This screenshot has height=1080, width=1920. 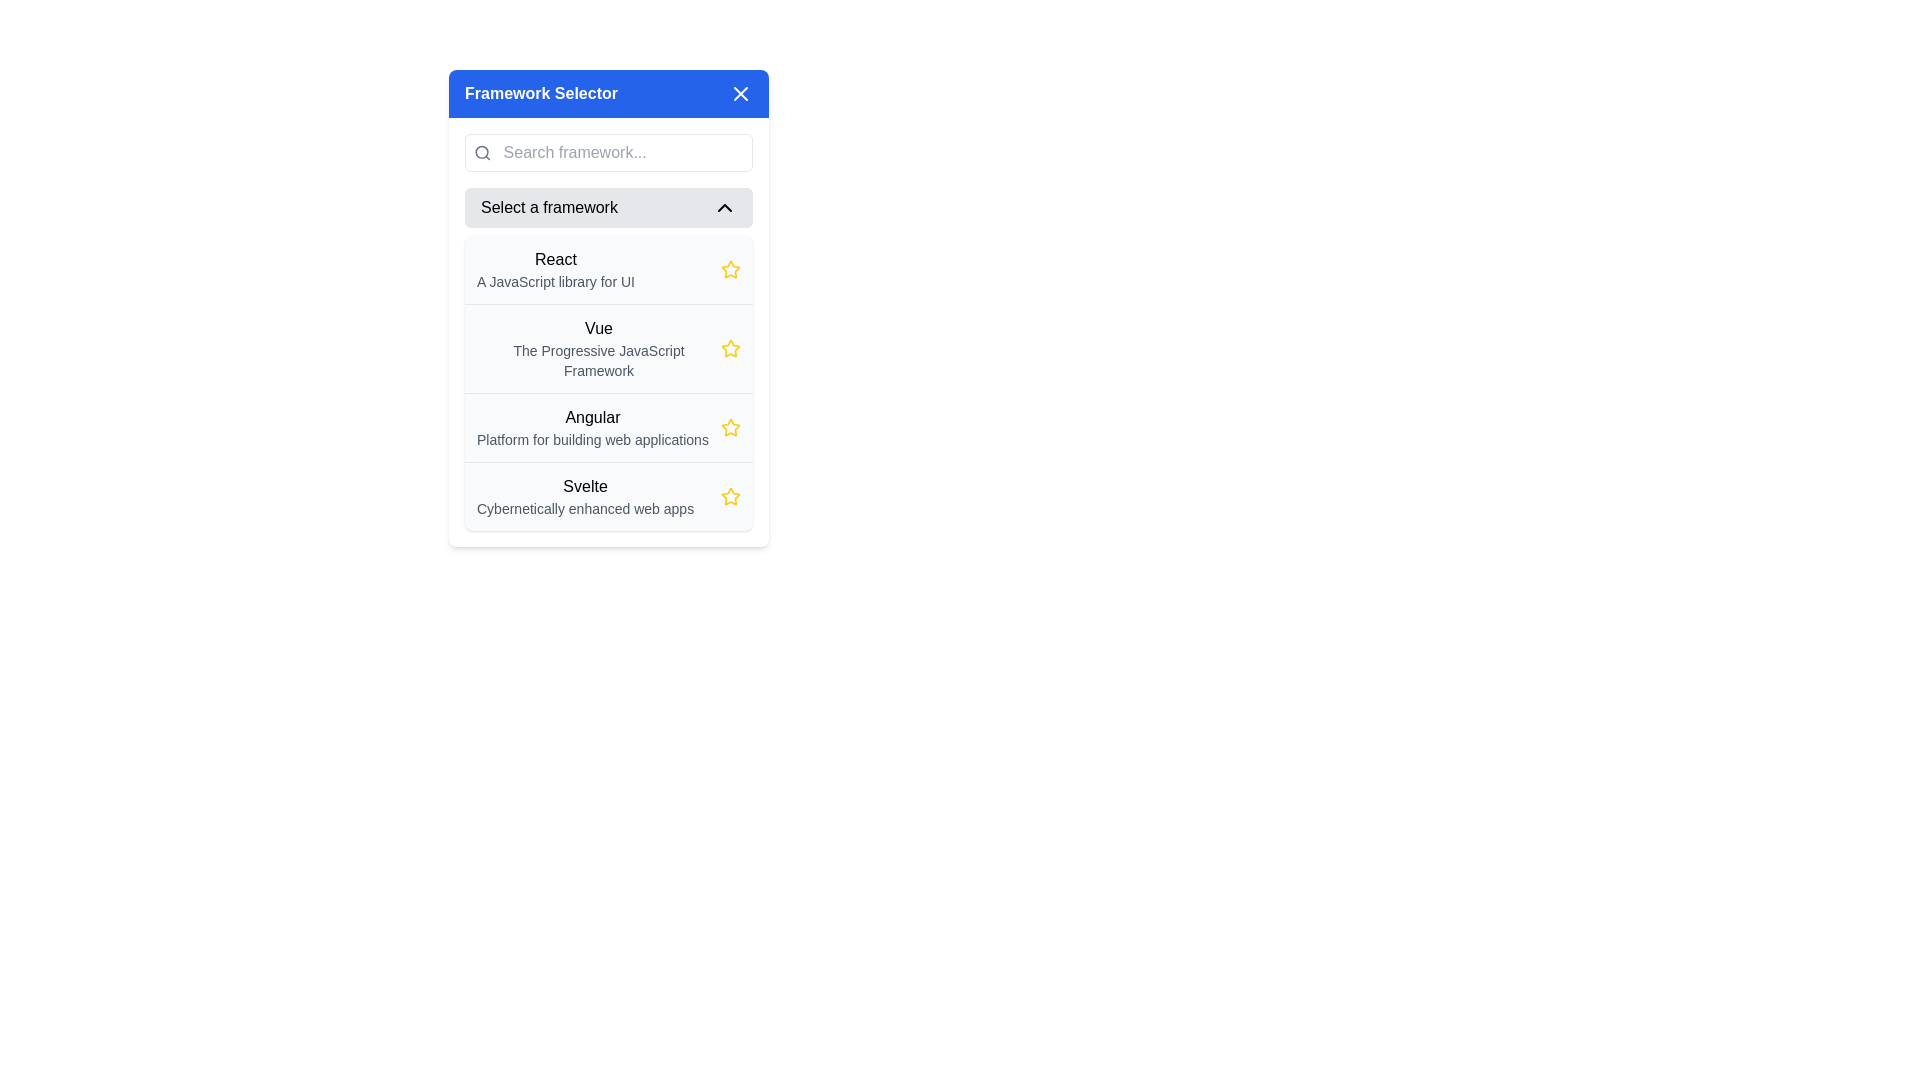 I want to click on the star icon located adjacent, so click(x=729, y=496).